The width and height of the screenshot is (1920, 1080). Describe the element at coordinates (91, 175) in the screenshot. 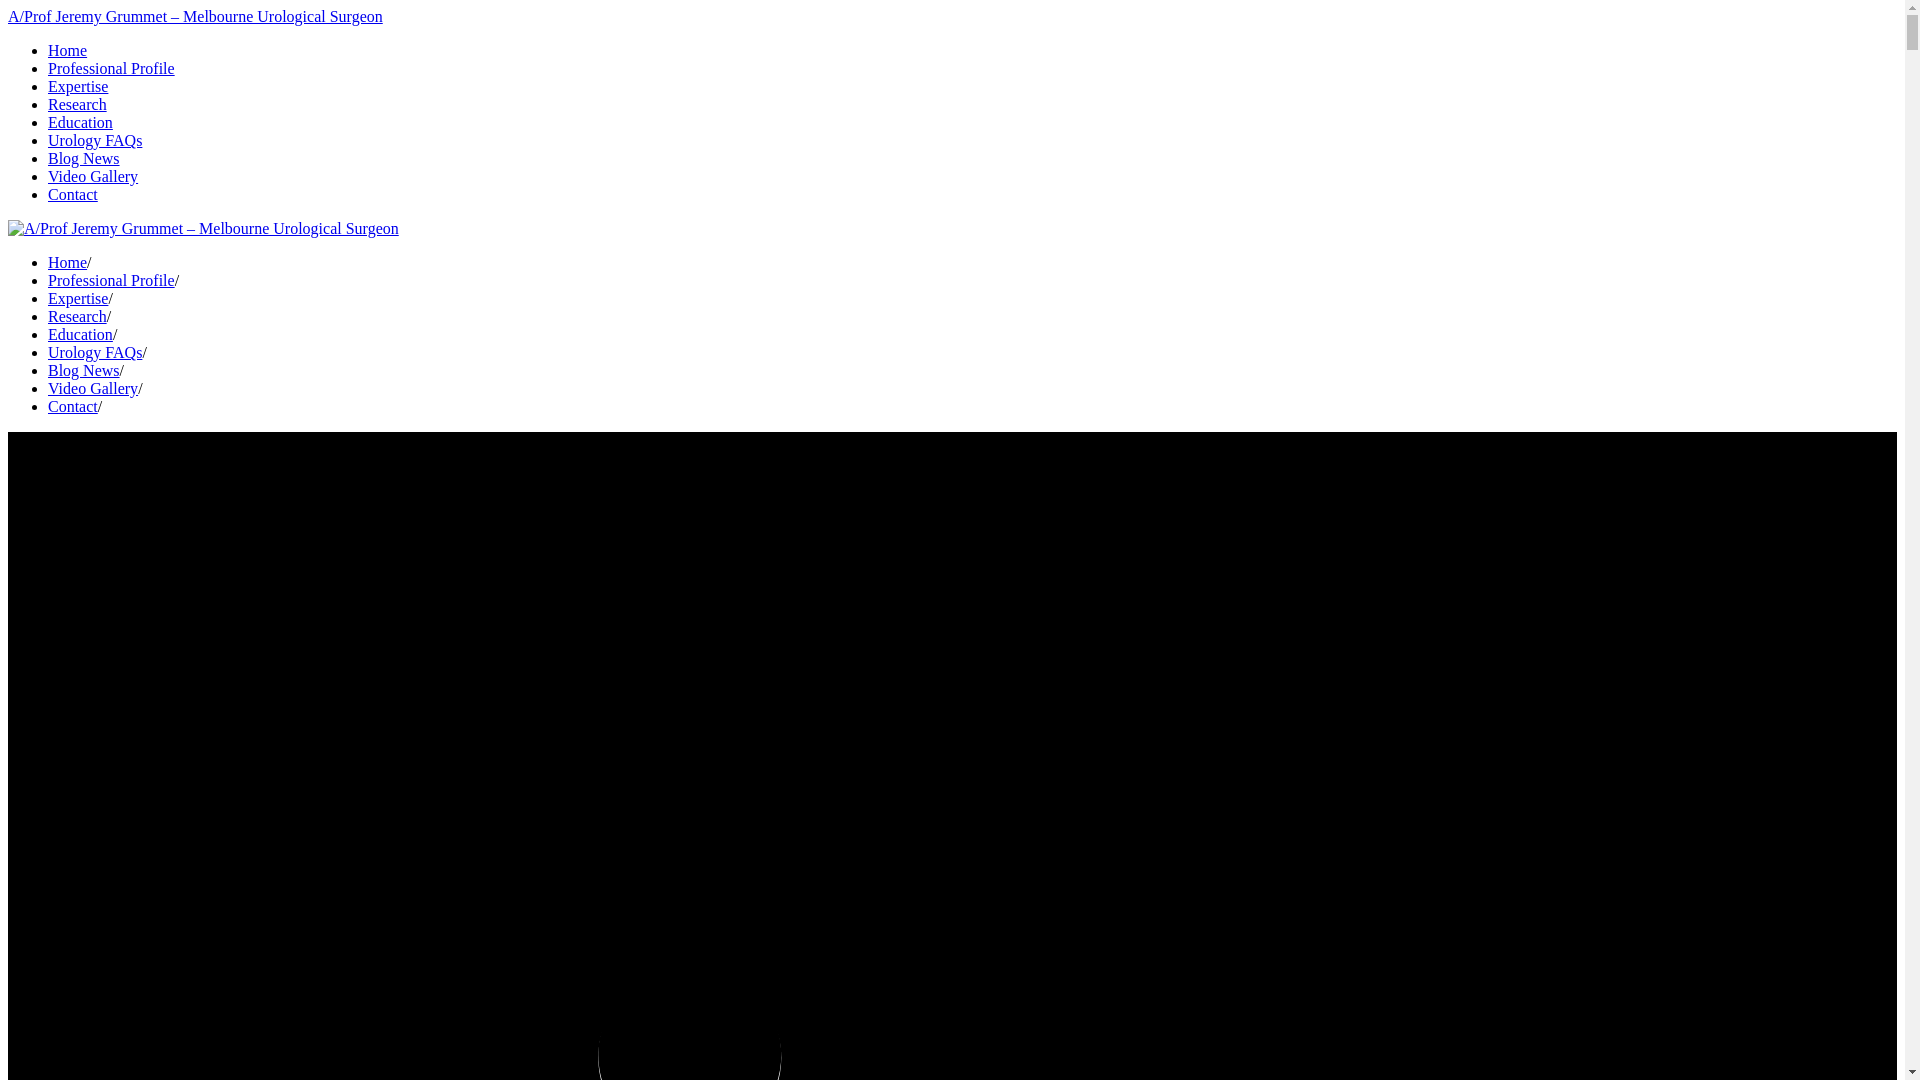

I see `'Video Gallery'` at that location.